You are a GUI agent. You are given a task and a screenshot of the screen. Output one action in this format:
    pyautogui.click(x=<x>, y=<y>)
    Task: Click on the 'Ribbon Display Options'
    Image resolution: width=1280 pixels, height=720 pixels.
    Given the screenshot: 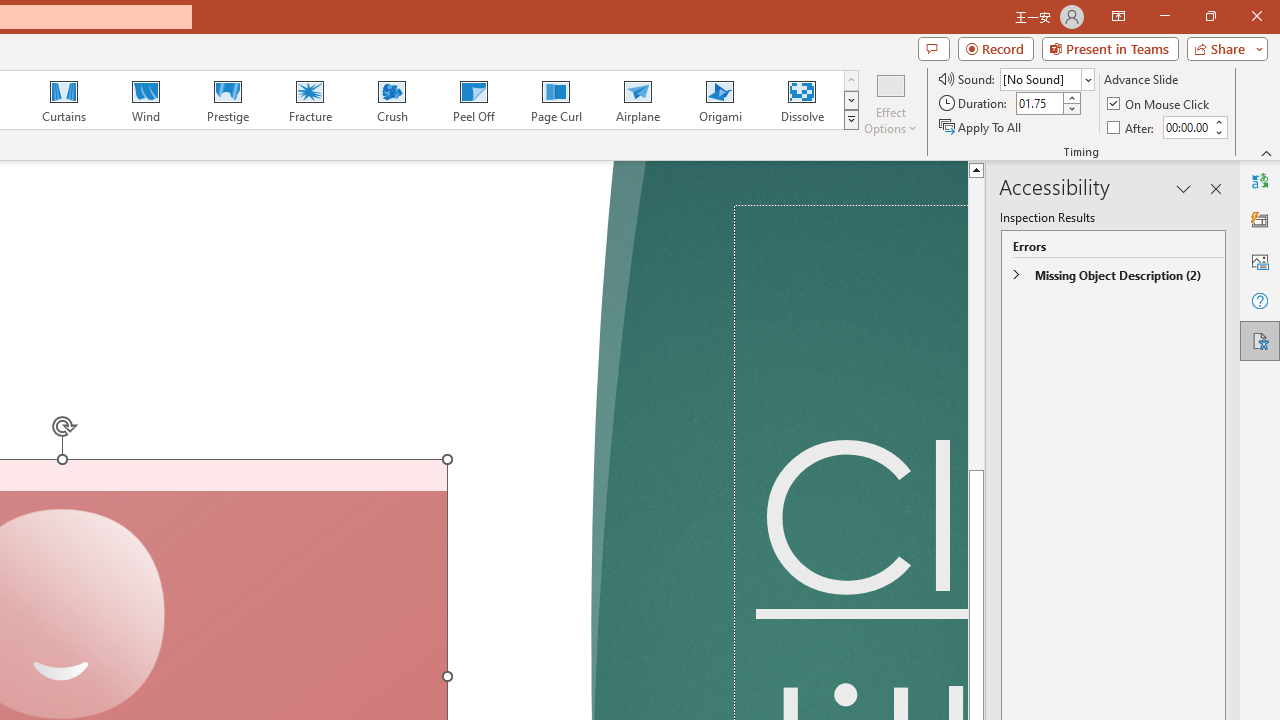 What is the action you would take?
    pyautogui.click(x=1117, y=16)
    